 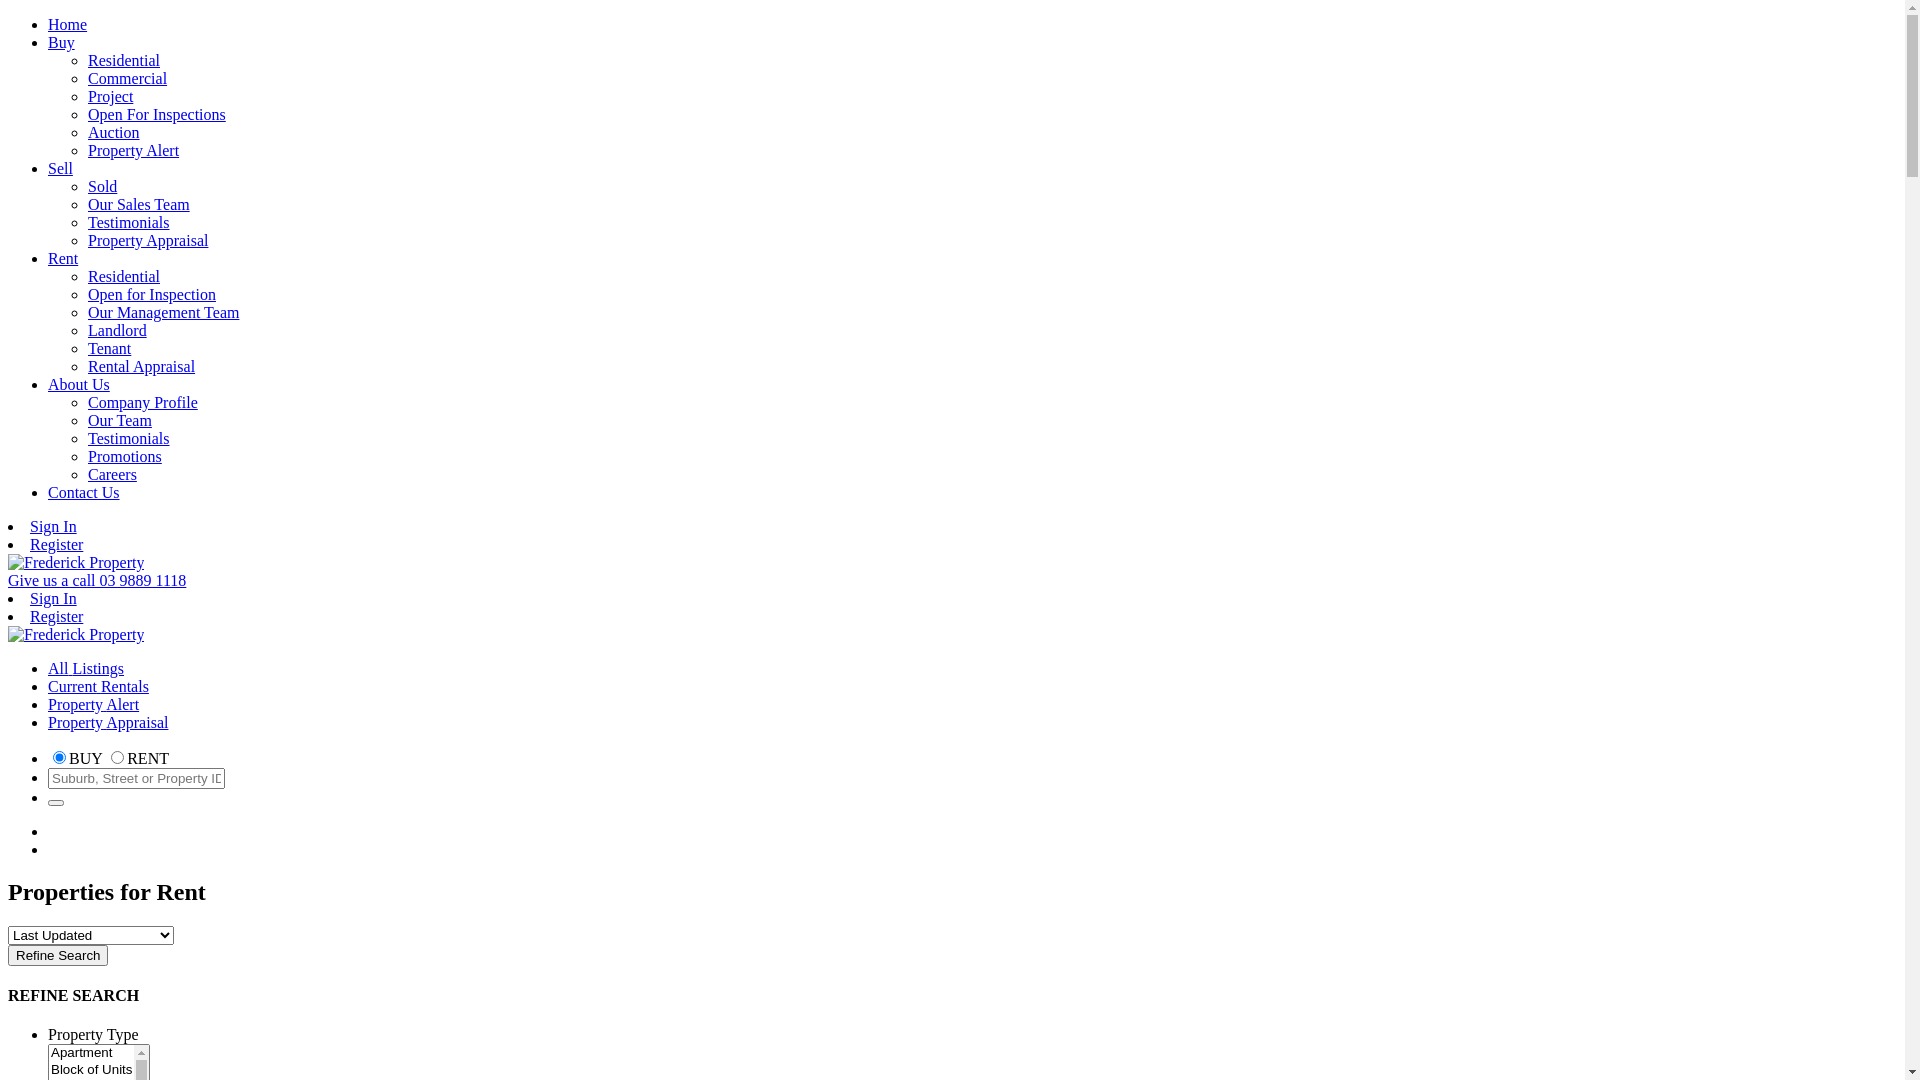 I want to click on 'Testimonials', so click(x=128, y=222).